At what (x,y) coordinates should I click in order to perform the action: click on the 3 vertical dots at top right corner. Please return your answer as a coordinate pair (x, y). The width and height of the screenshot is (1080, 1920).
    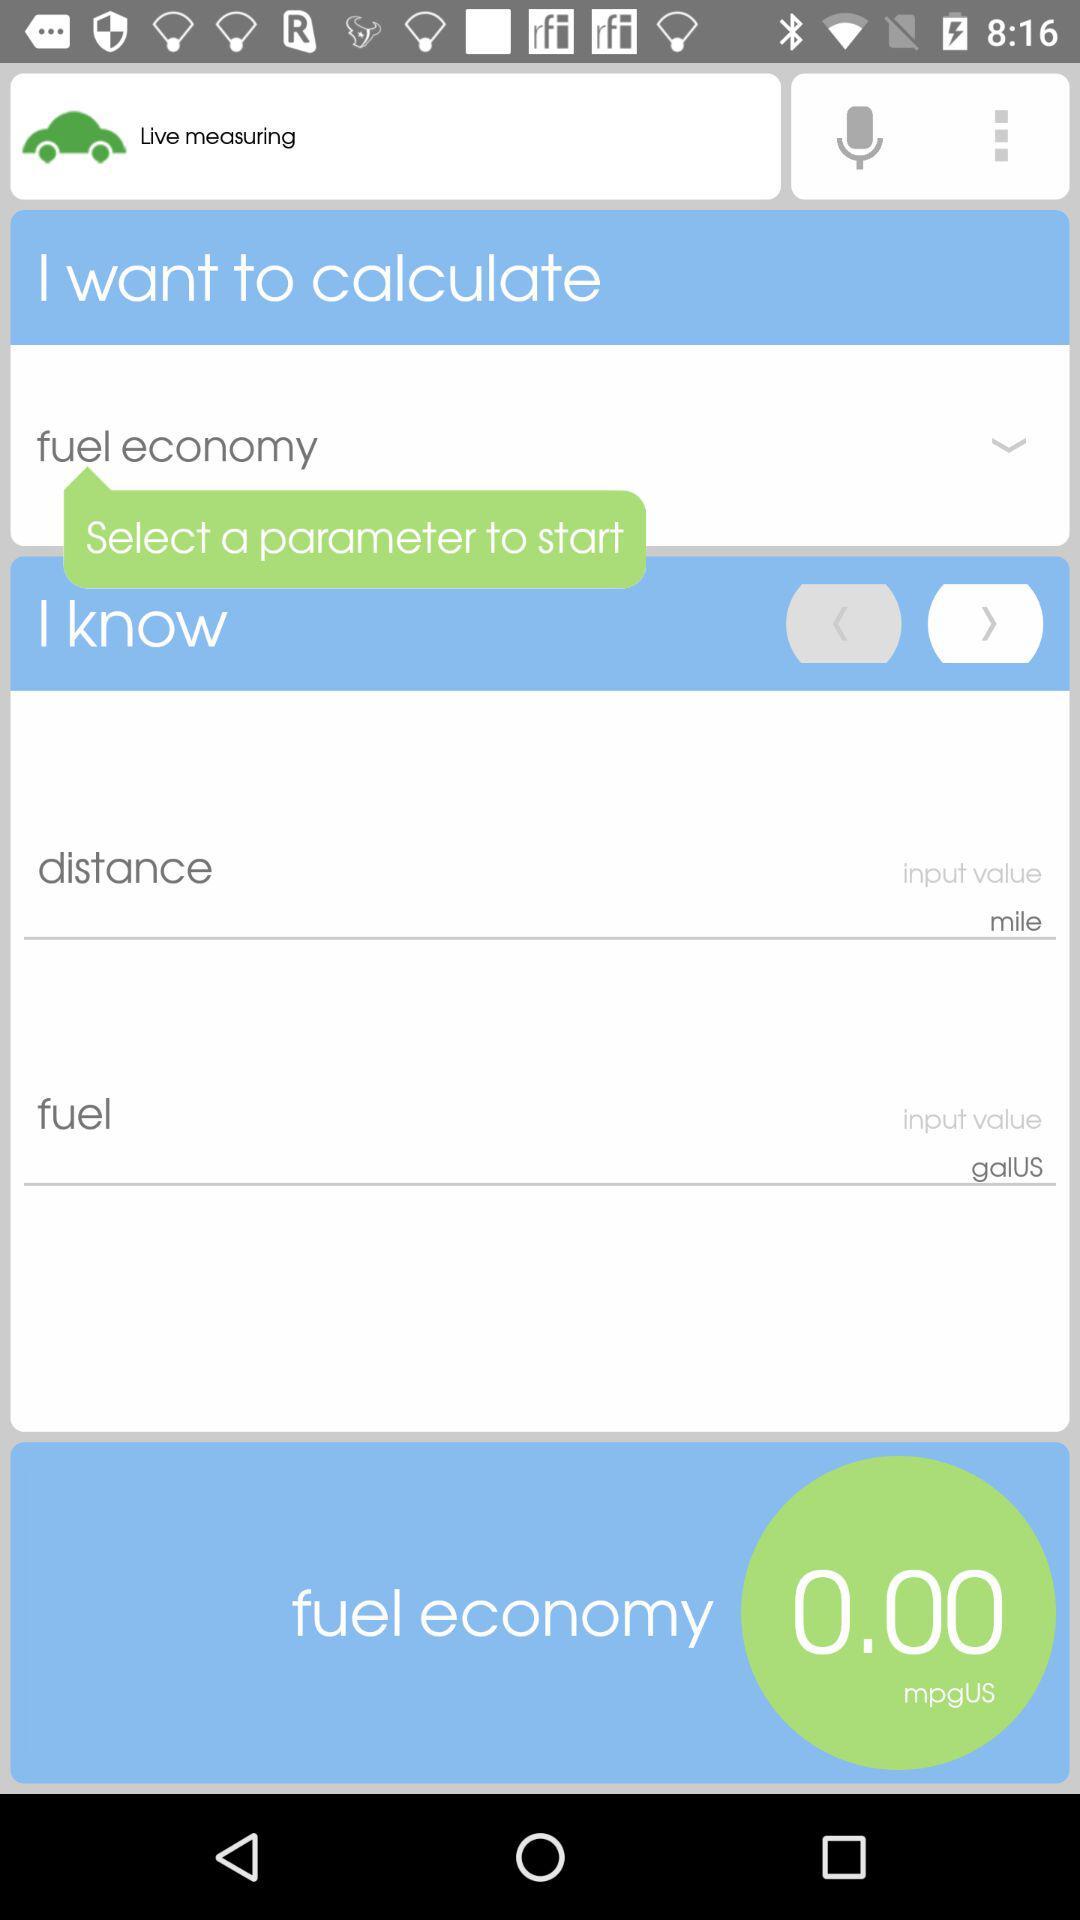
    Looking at the image, I should click on (1001, 135).